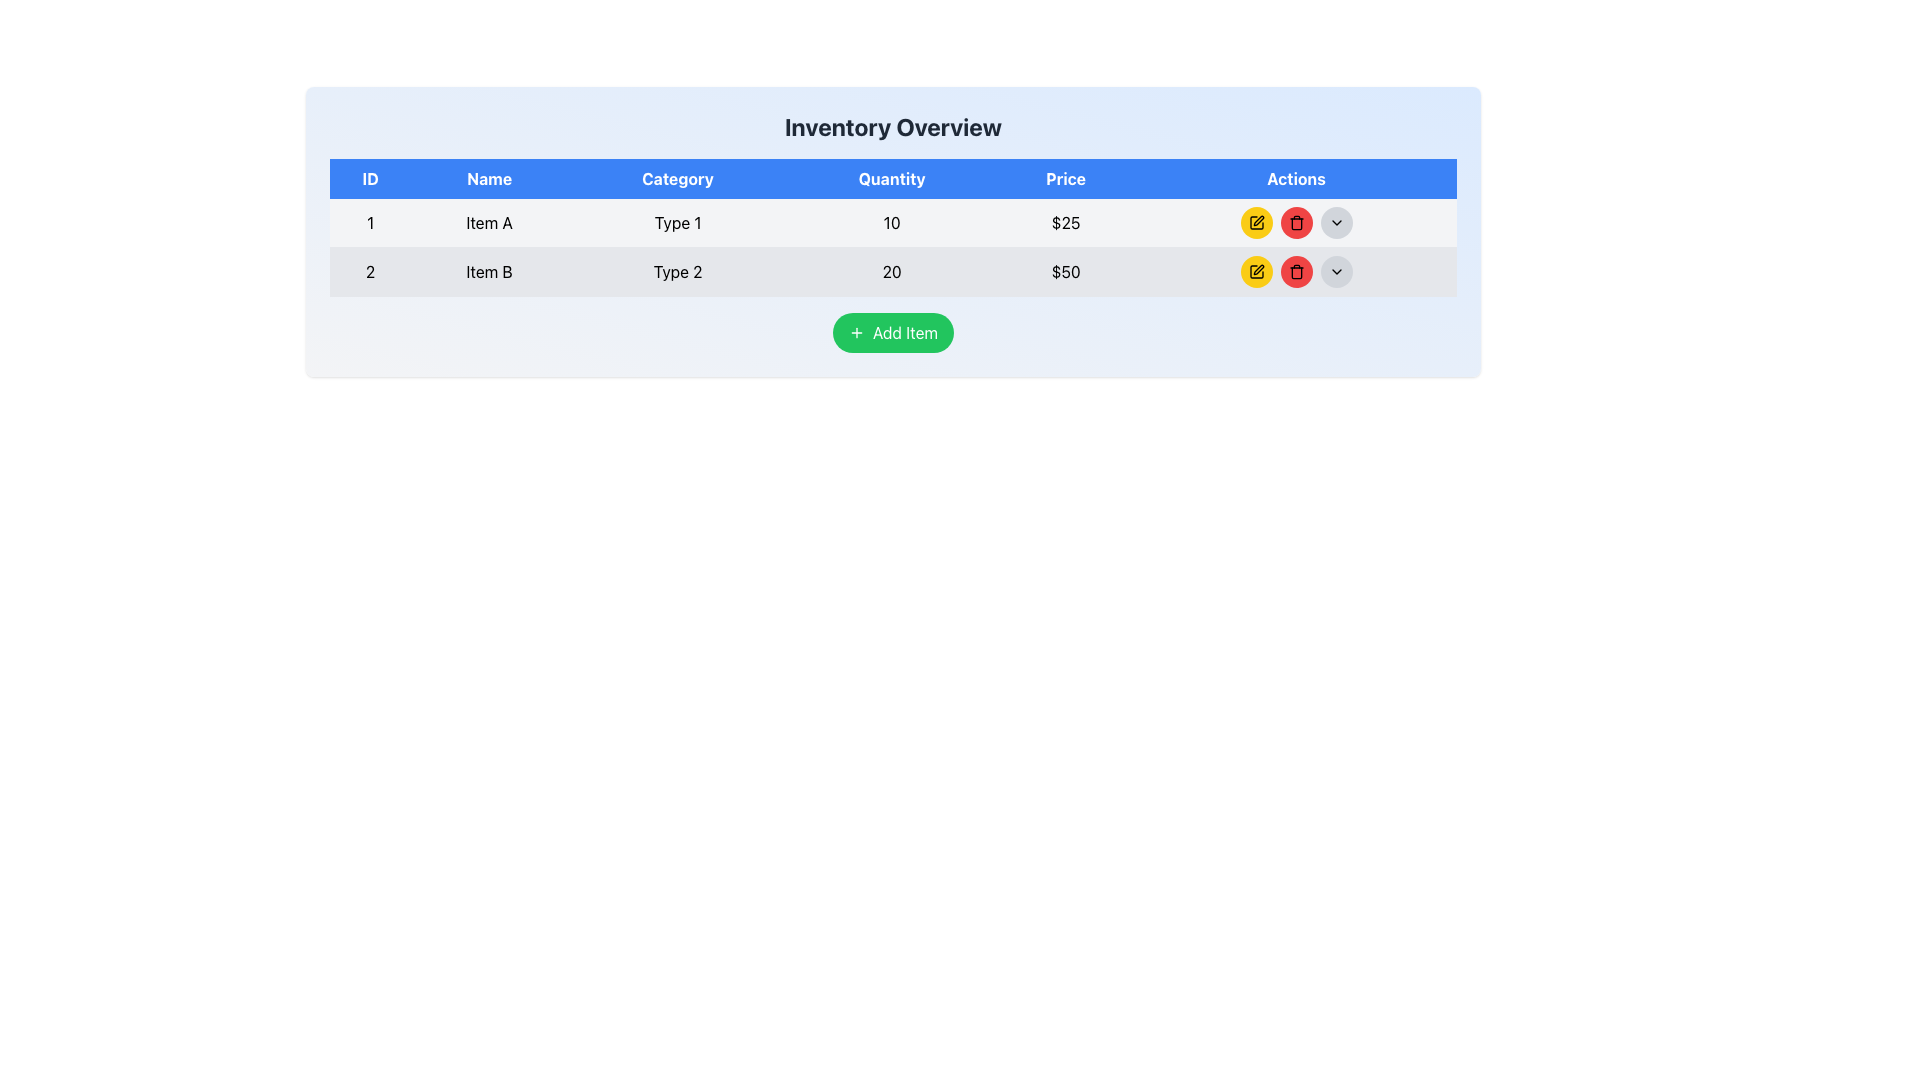 Image resolution: width=1920 pixels, height=1080 pixels. Describe the element at coordinates (1296, 272) in the screenshot. I see `the circular red button with a trash can icon in the 'Actions' column of the second row under 'Inventory Overview' to initiate deletion` at that location.